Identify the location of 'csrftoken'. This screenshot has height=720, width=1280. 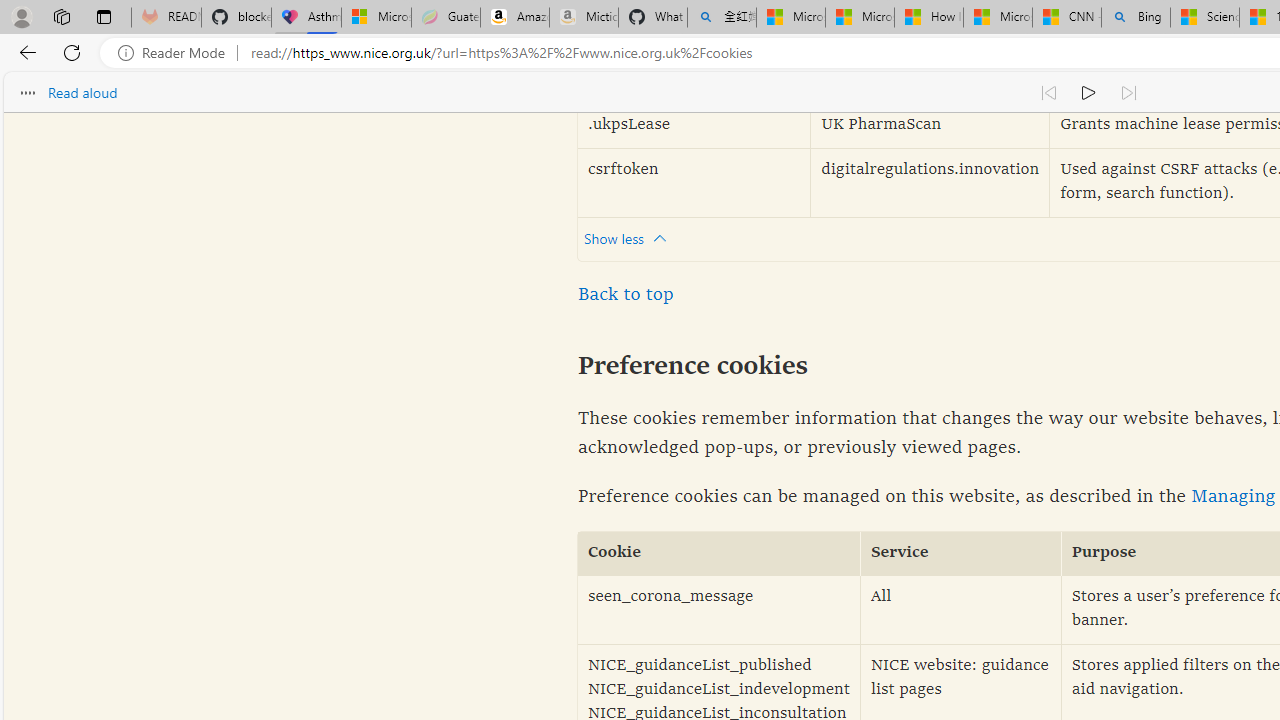
(694, 182).